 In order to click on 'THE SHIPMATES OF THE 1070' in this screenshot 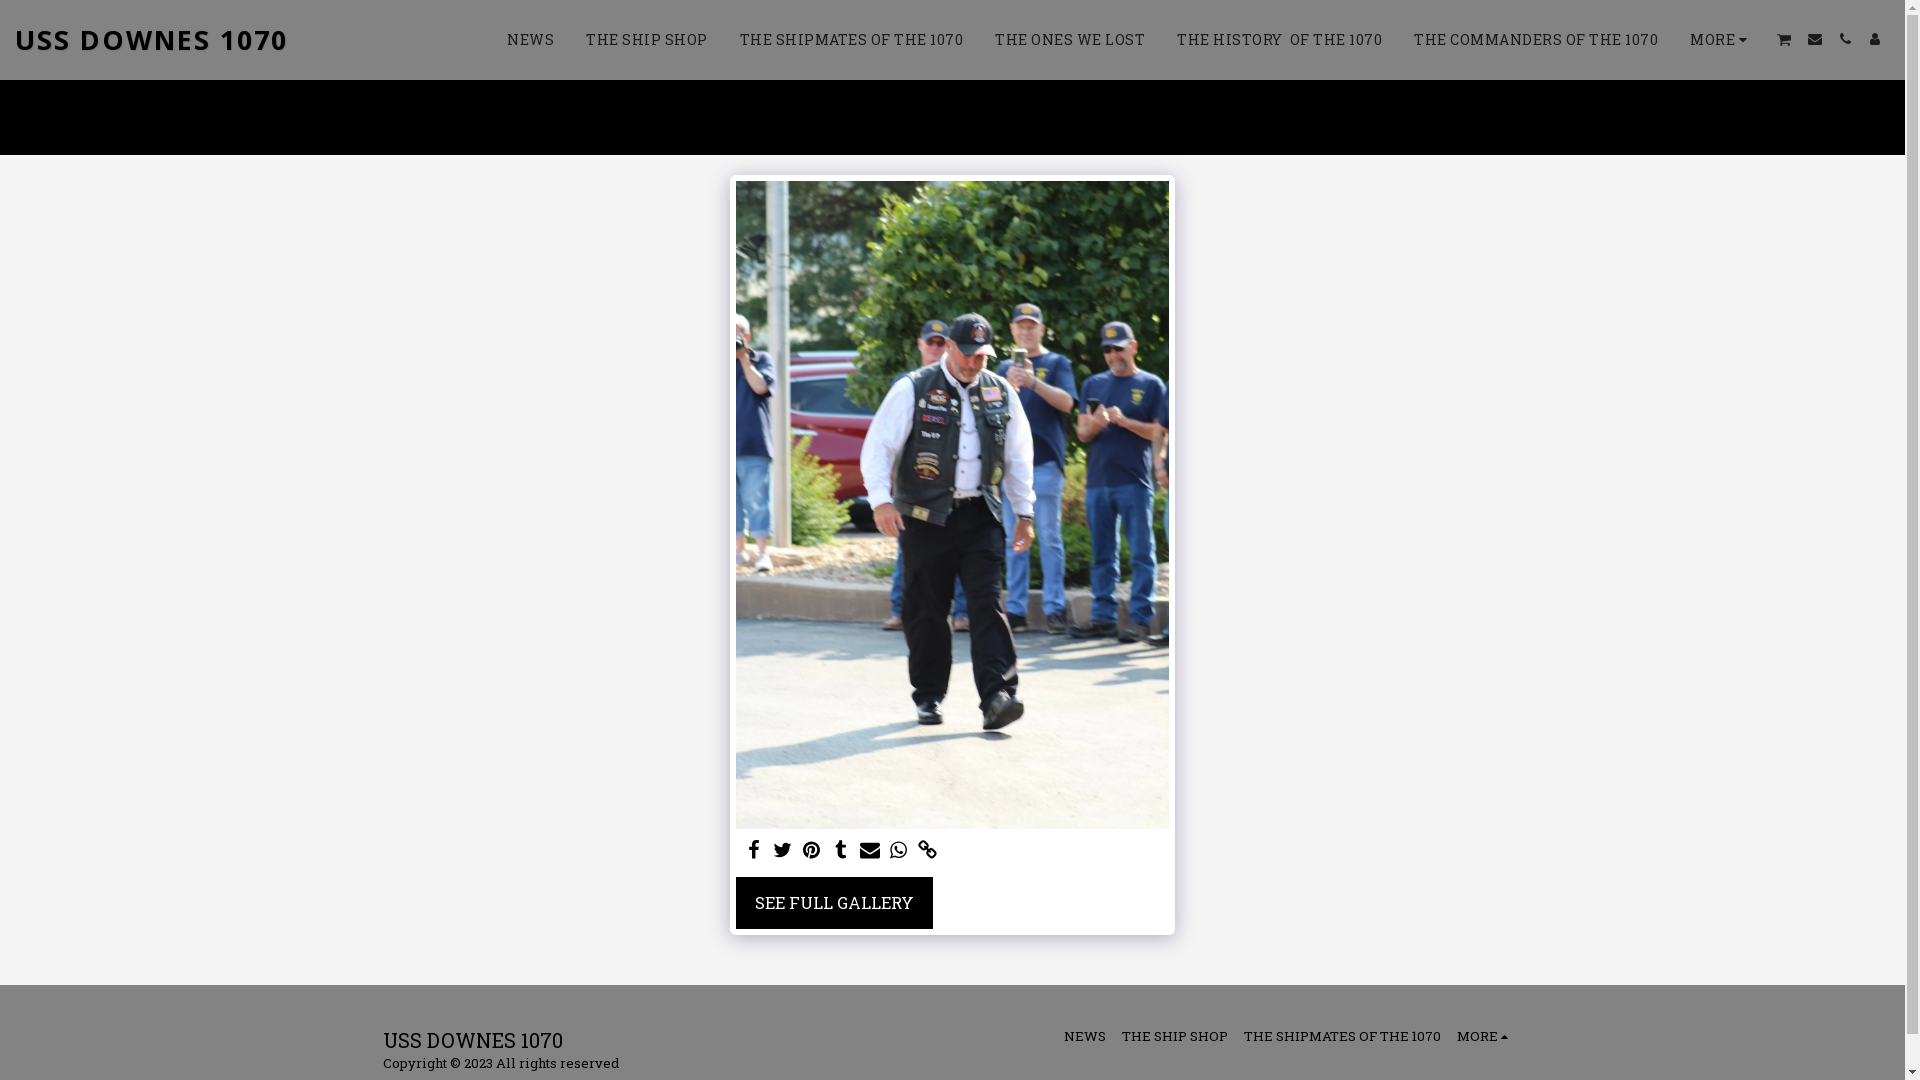, I will do `click(1342, 1035)`.